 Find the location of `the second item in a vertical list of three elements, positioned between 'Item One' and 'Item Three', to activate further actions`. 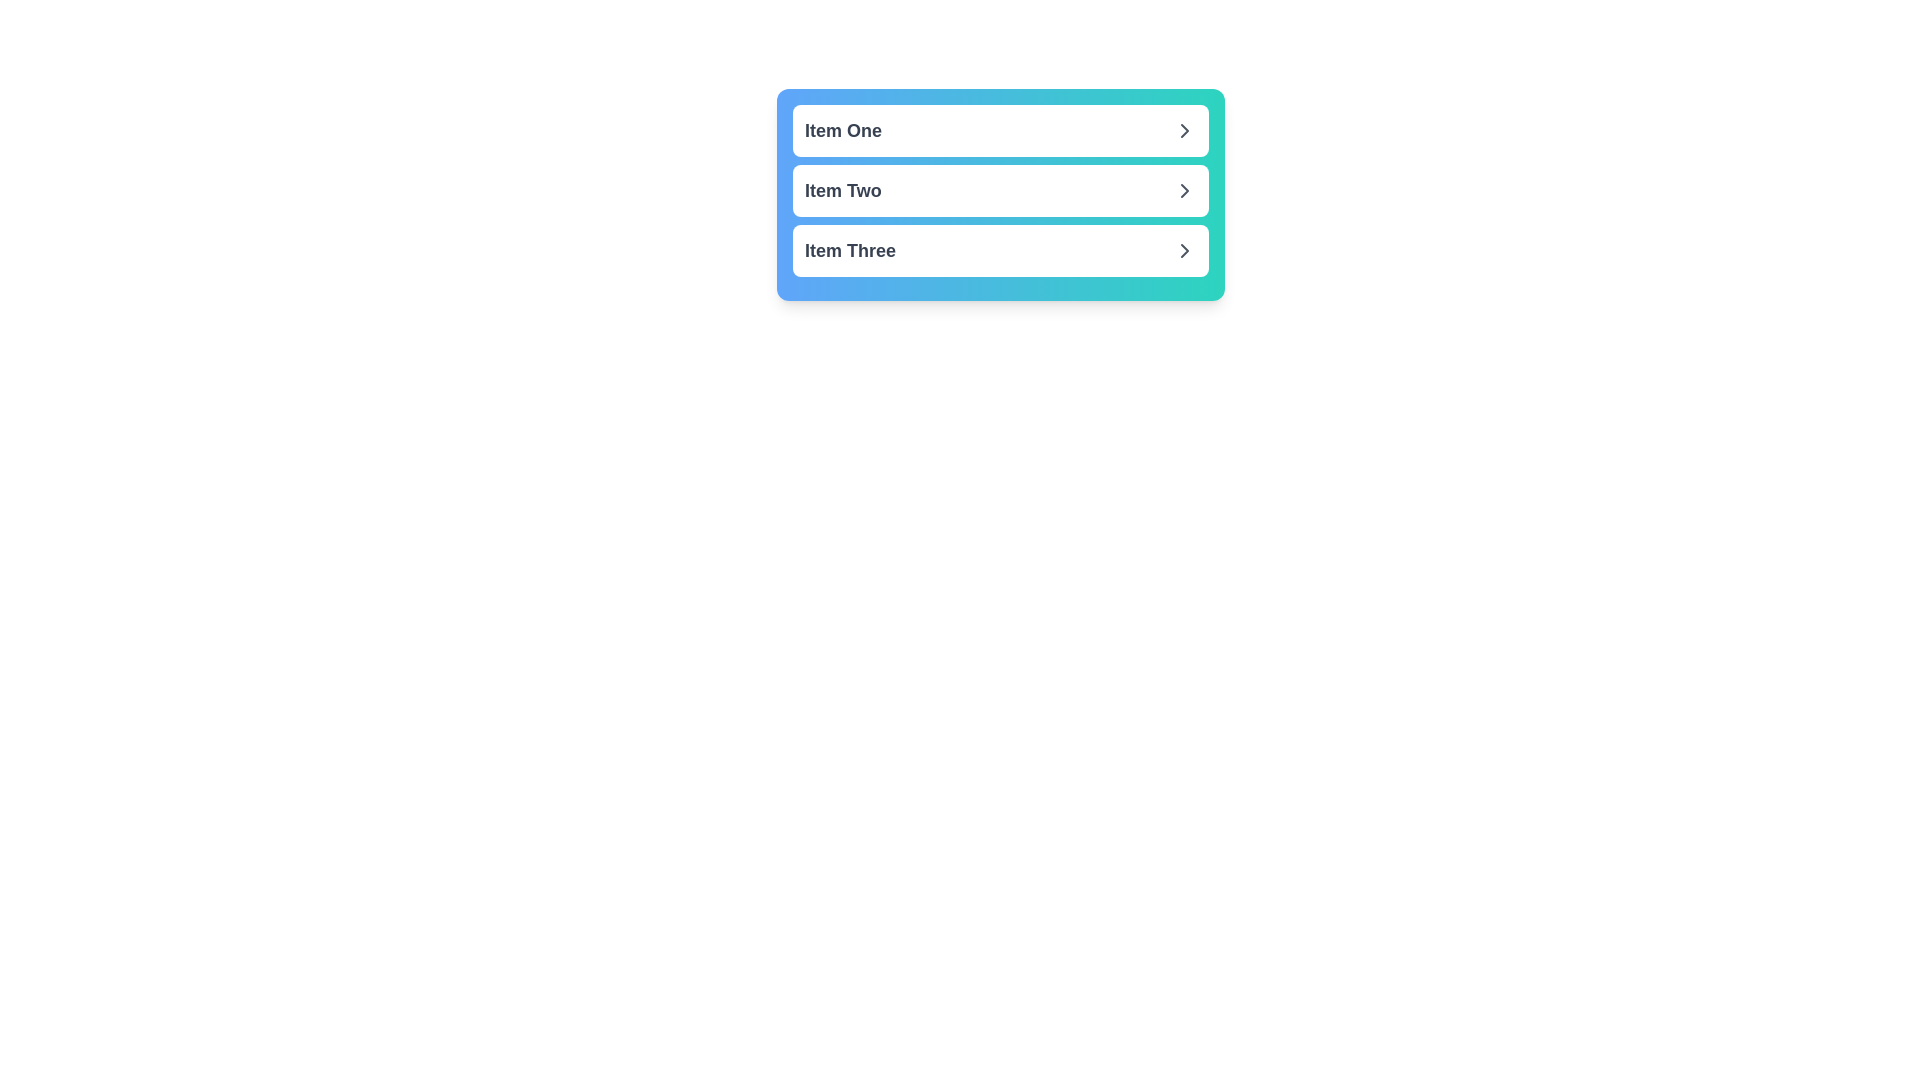

the second item in a vertical list of three elements, positioned between 'Item One' and 'Item Three', to activate further actions is located at coordinates (1001, 191).